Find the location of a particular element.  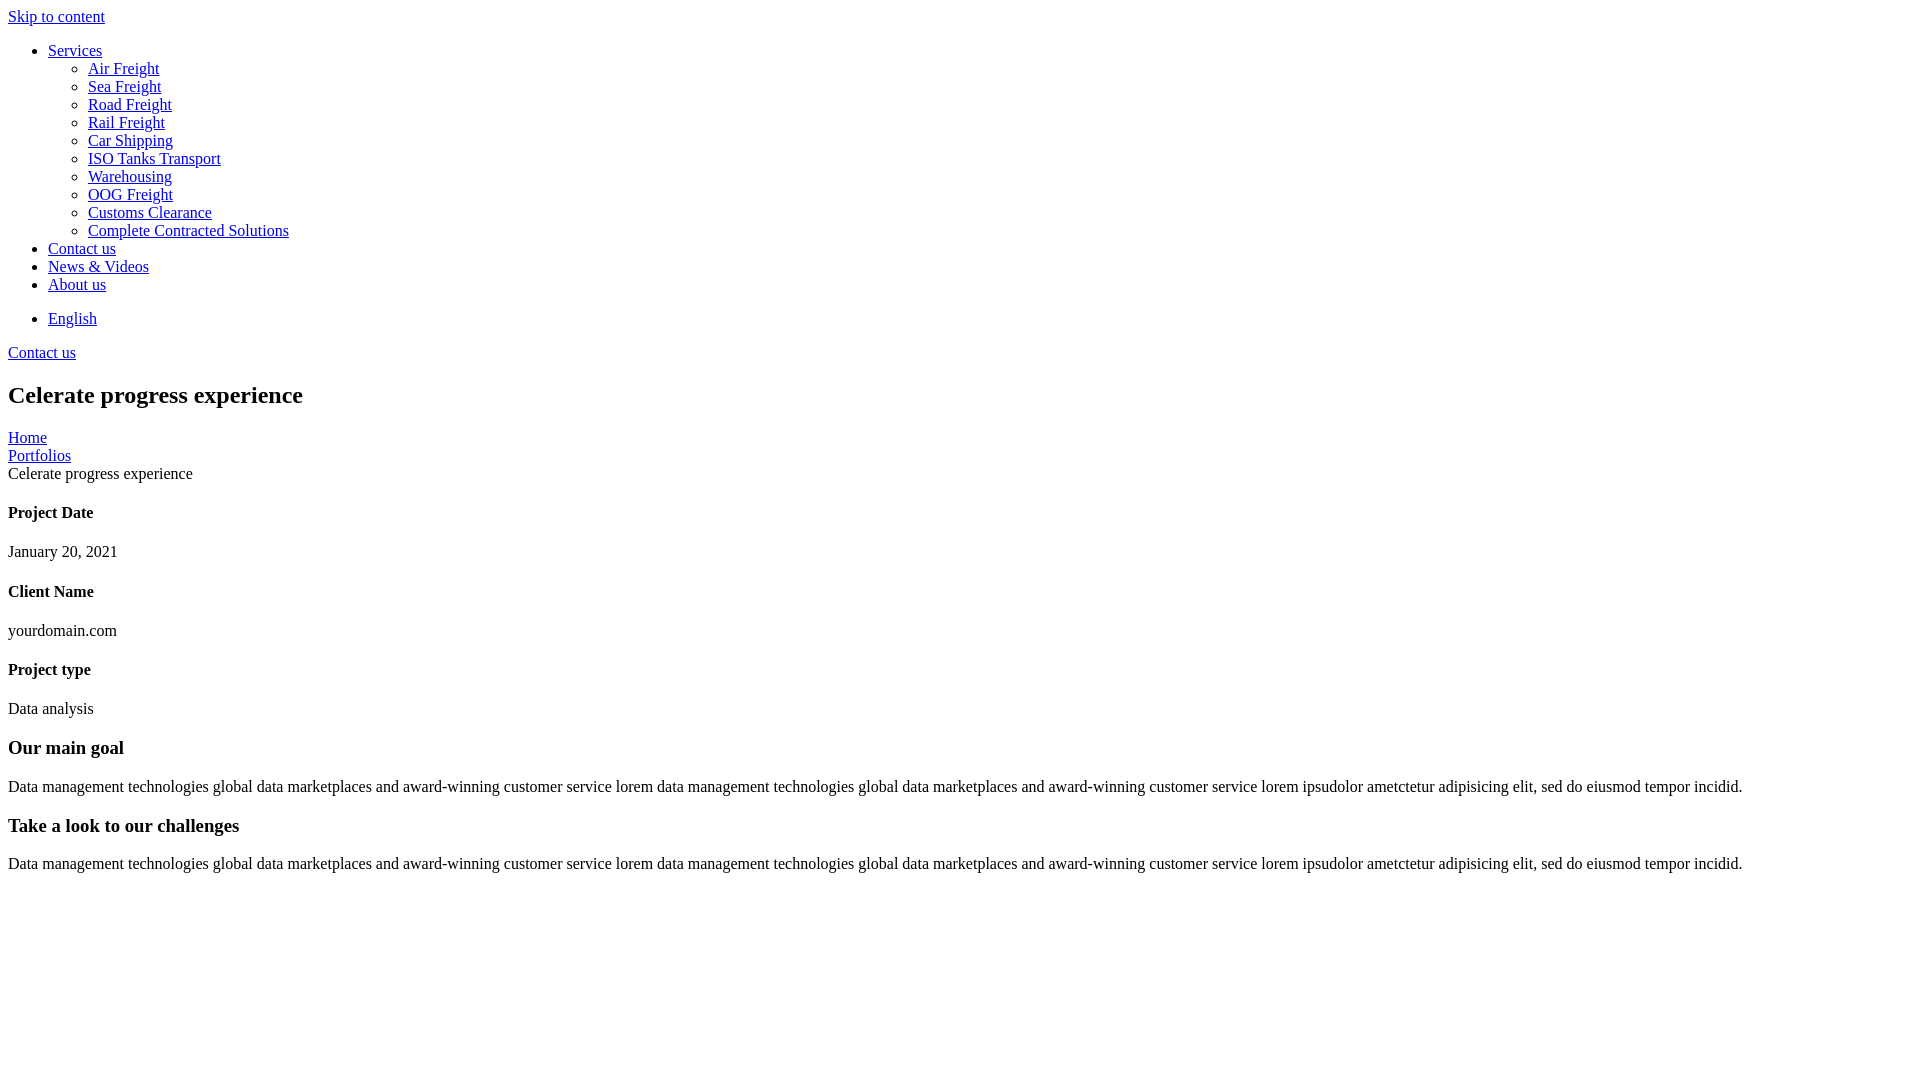

'Customs Clearance' is located at coordinates (999, 212).